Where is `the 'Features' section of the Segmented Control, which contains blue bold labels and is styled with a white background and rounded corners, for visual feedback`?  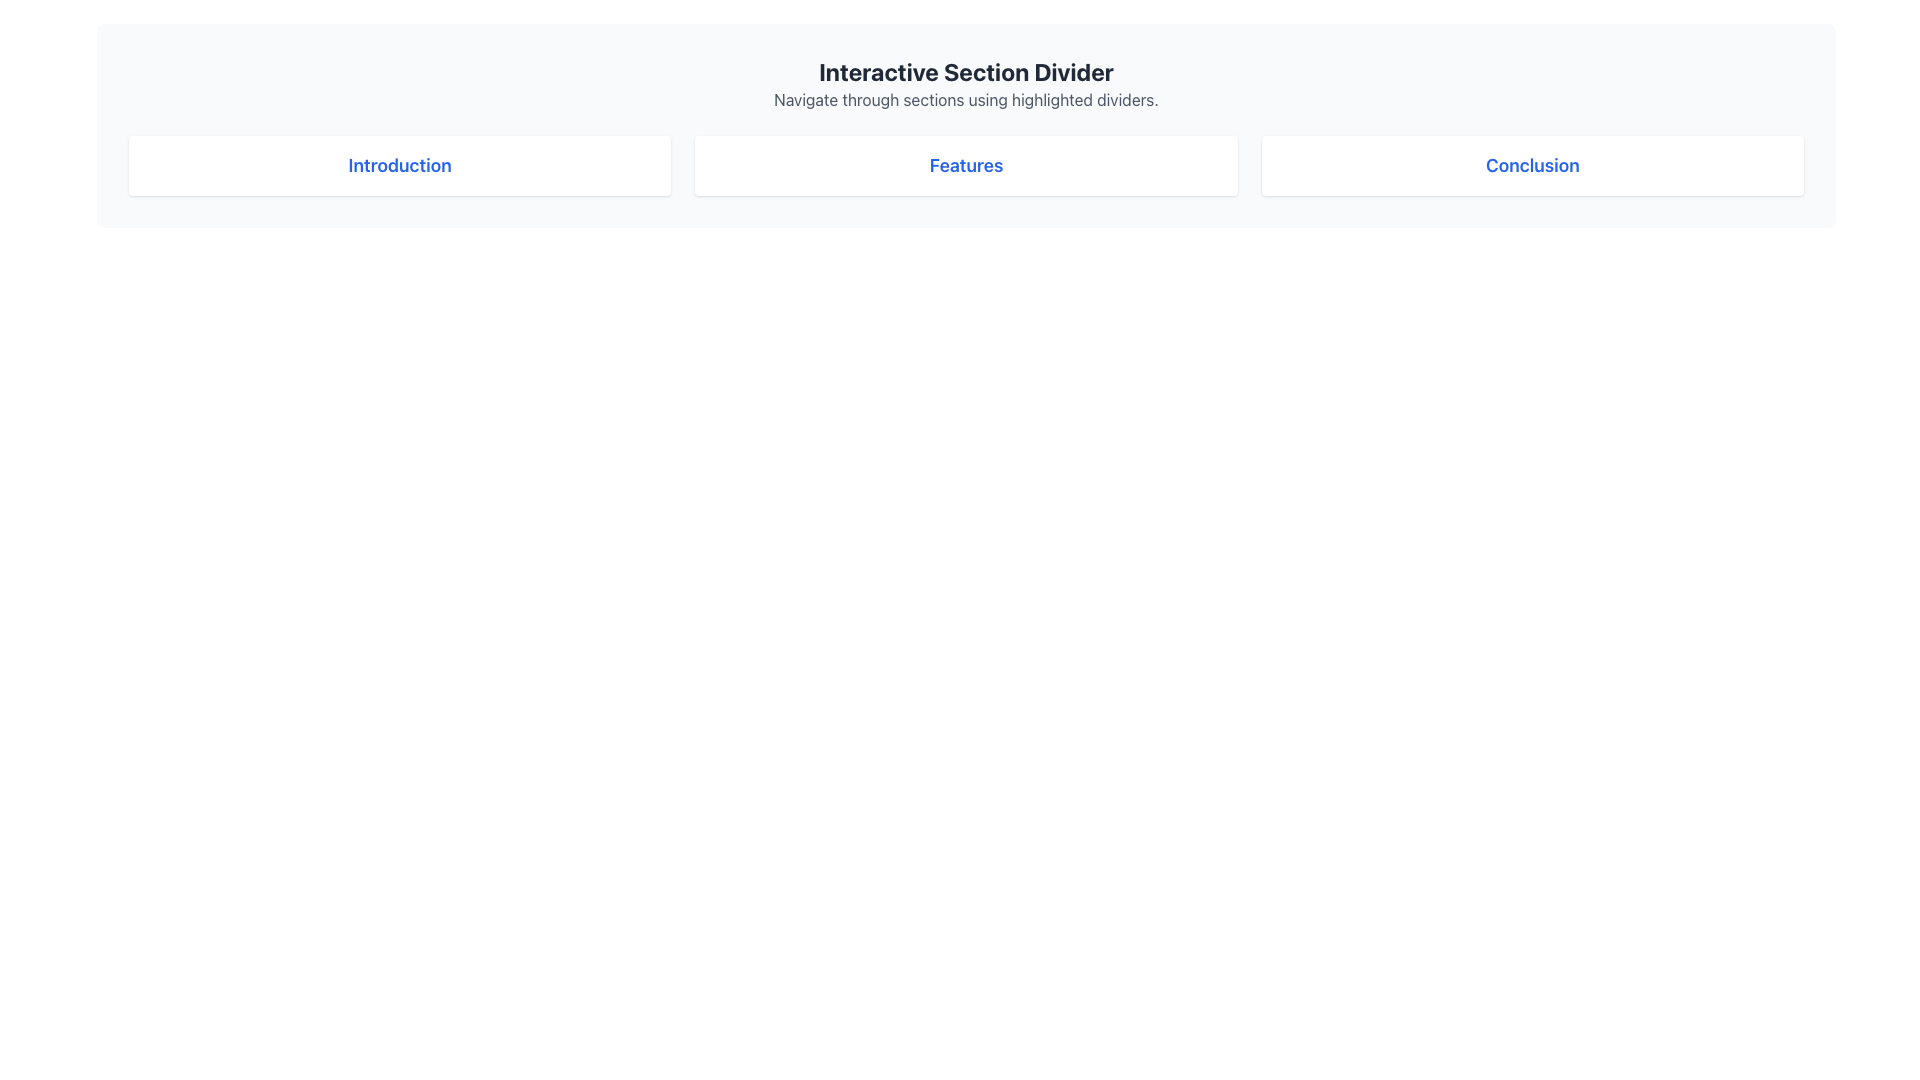 the 'Features' section of the Segmented Control, which contains blue bold labels and is styled with a white background and rounded corners, for visual feedback is located at coordinates (966, 164).